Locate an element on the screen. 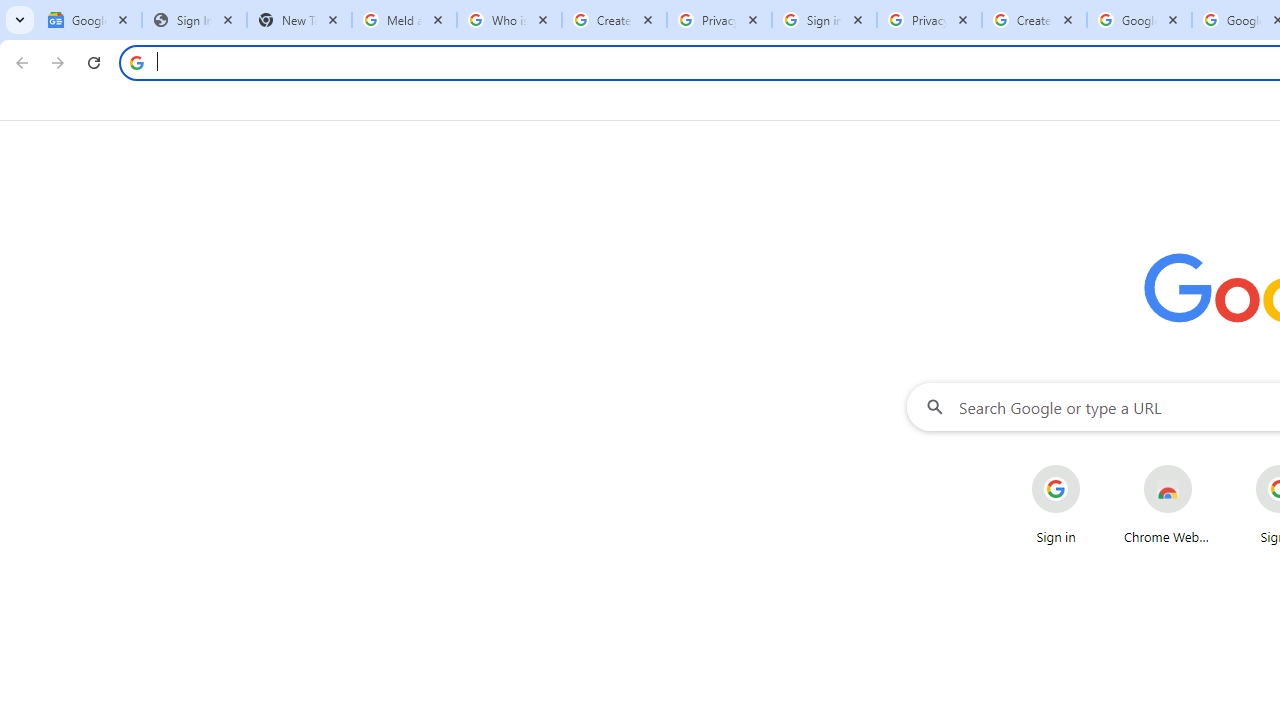 This screenshot has height=720, width=1280. 'Chrome Web Store' is located at coordinates (1168, 504).